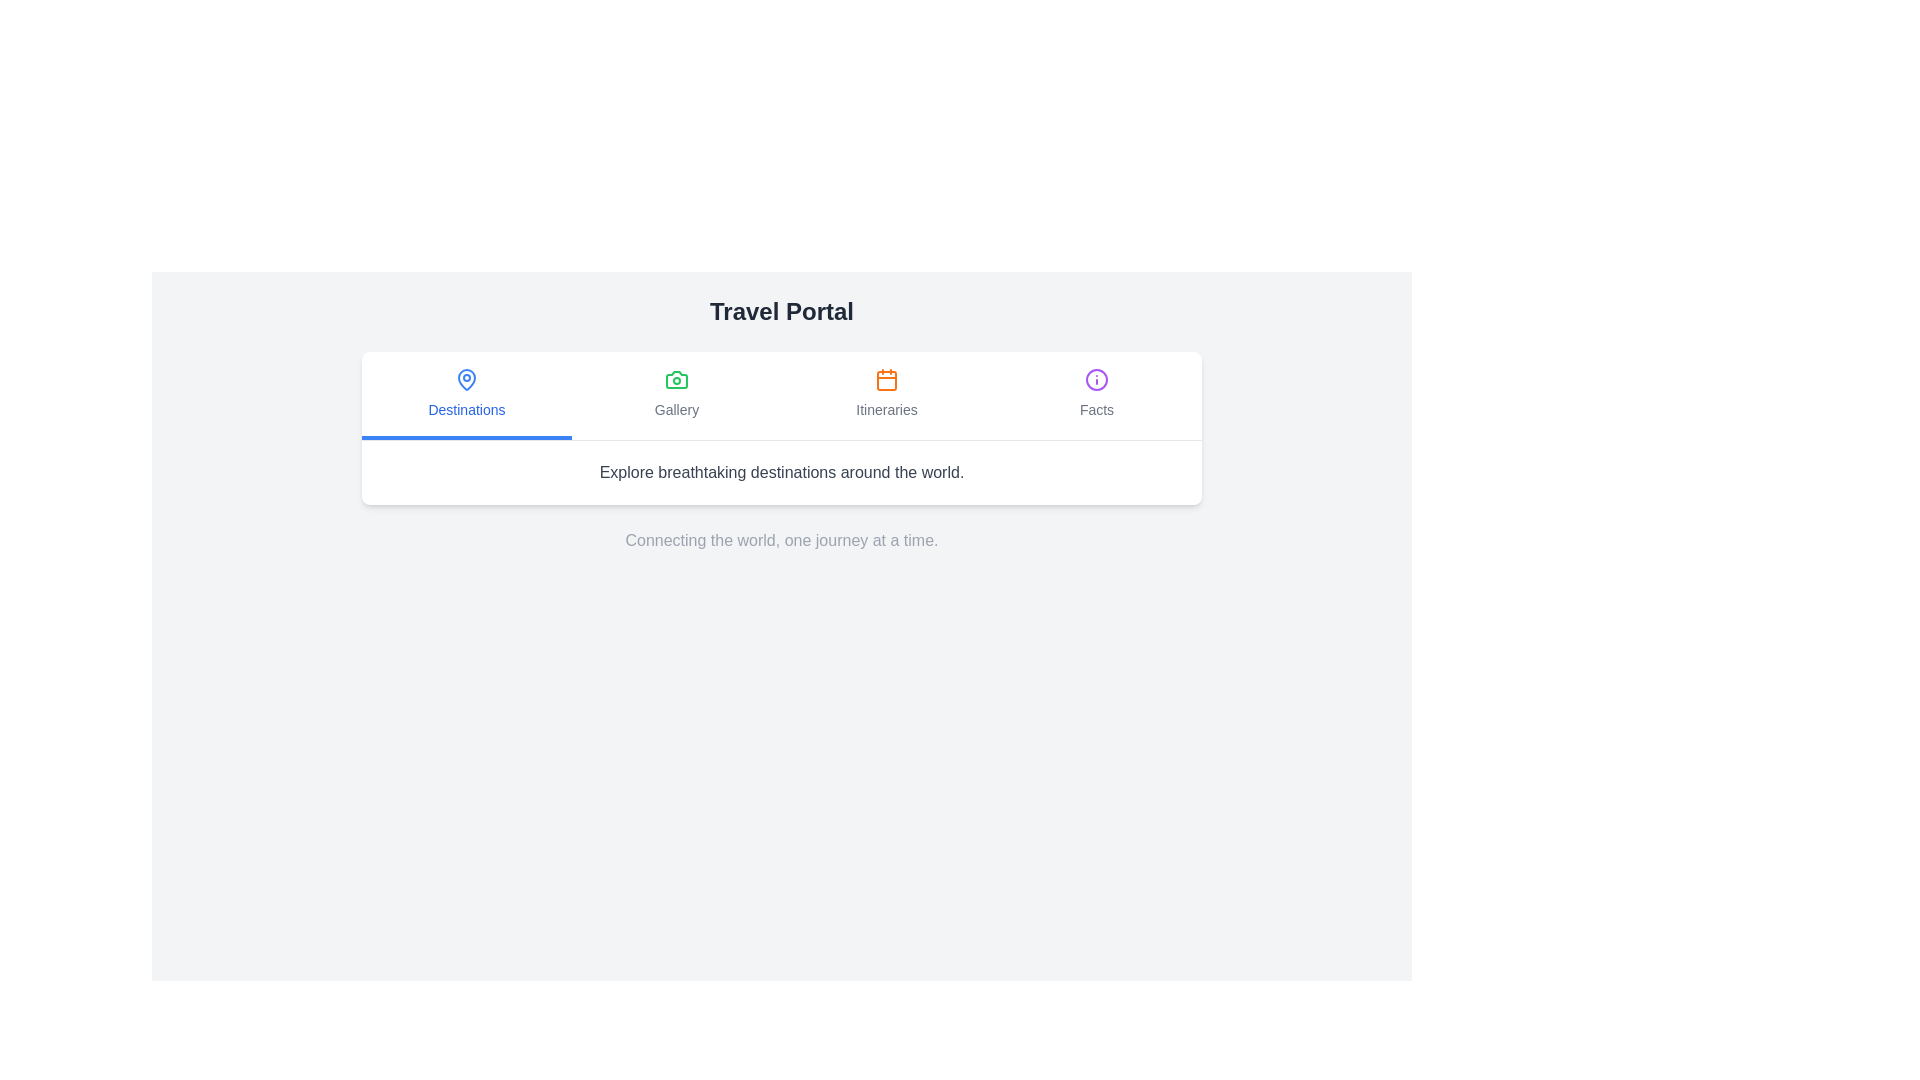  What do you see at coordinates (465, 380) in the screenshot?
I see `the blue map pin icon in the 'Destinations' section of the navigation bar, which is the first item among other options like 'Gallery', 'Itineraries', and 'Facts'` at bounding box center [465, 380].